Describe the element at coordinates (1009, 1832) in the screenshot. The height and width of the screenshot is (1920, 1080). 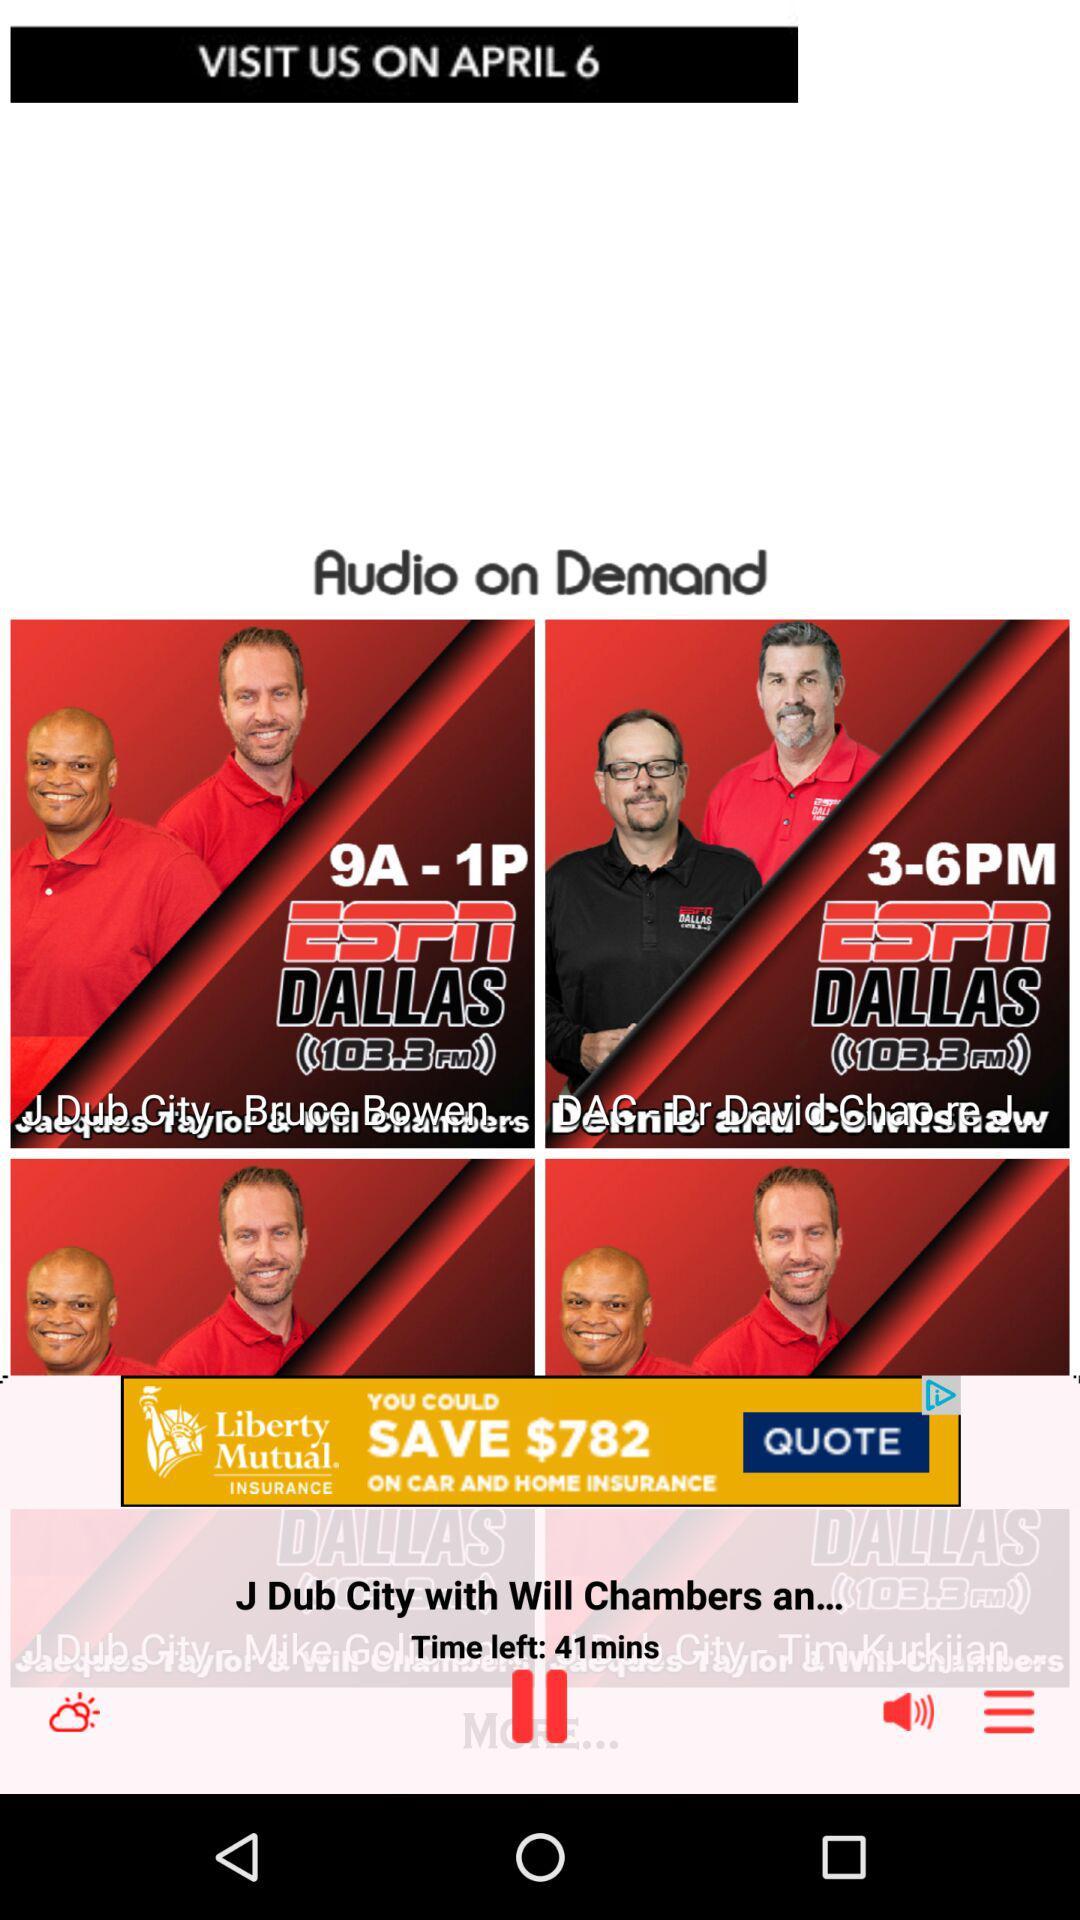
I see `the menu icon` at that location.